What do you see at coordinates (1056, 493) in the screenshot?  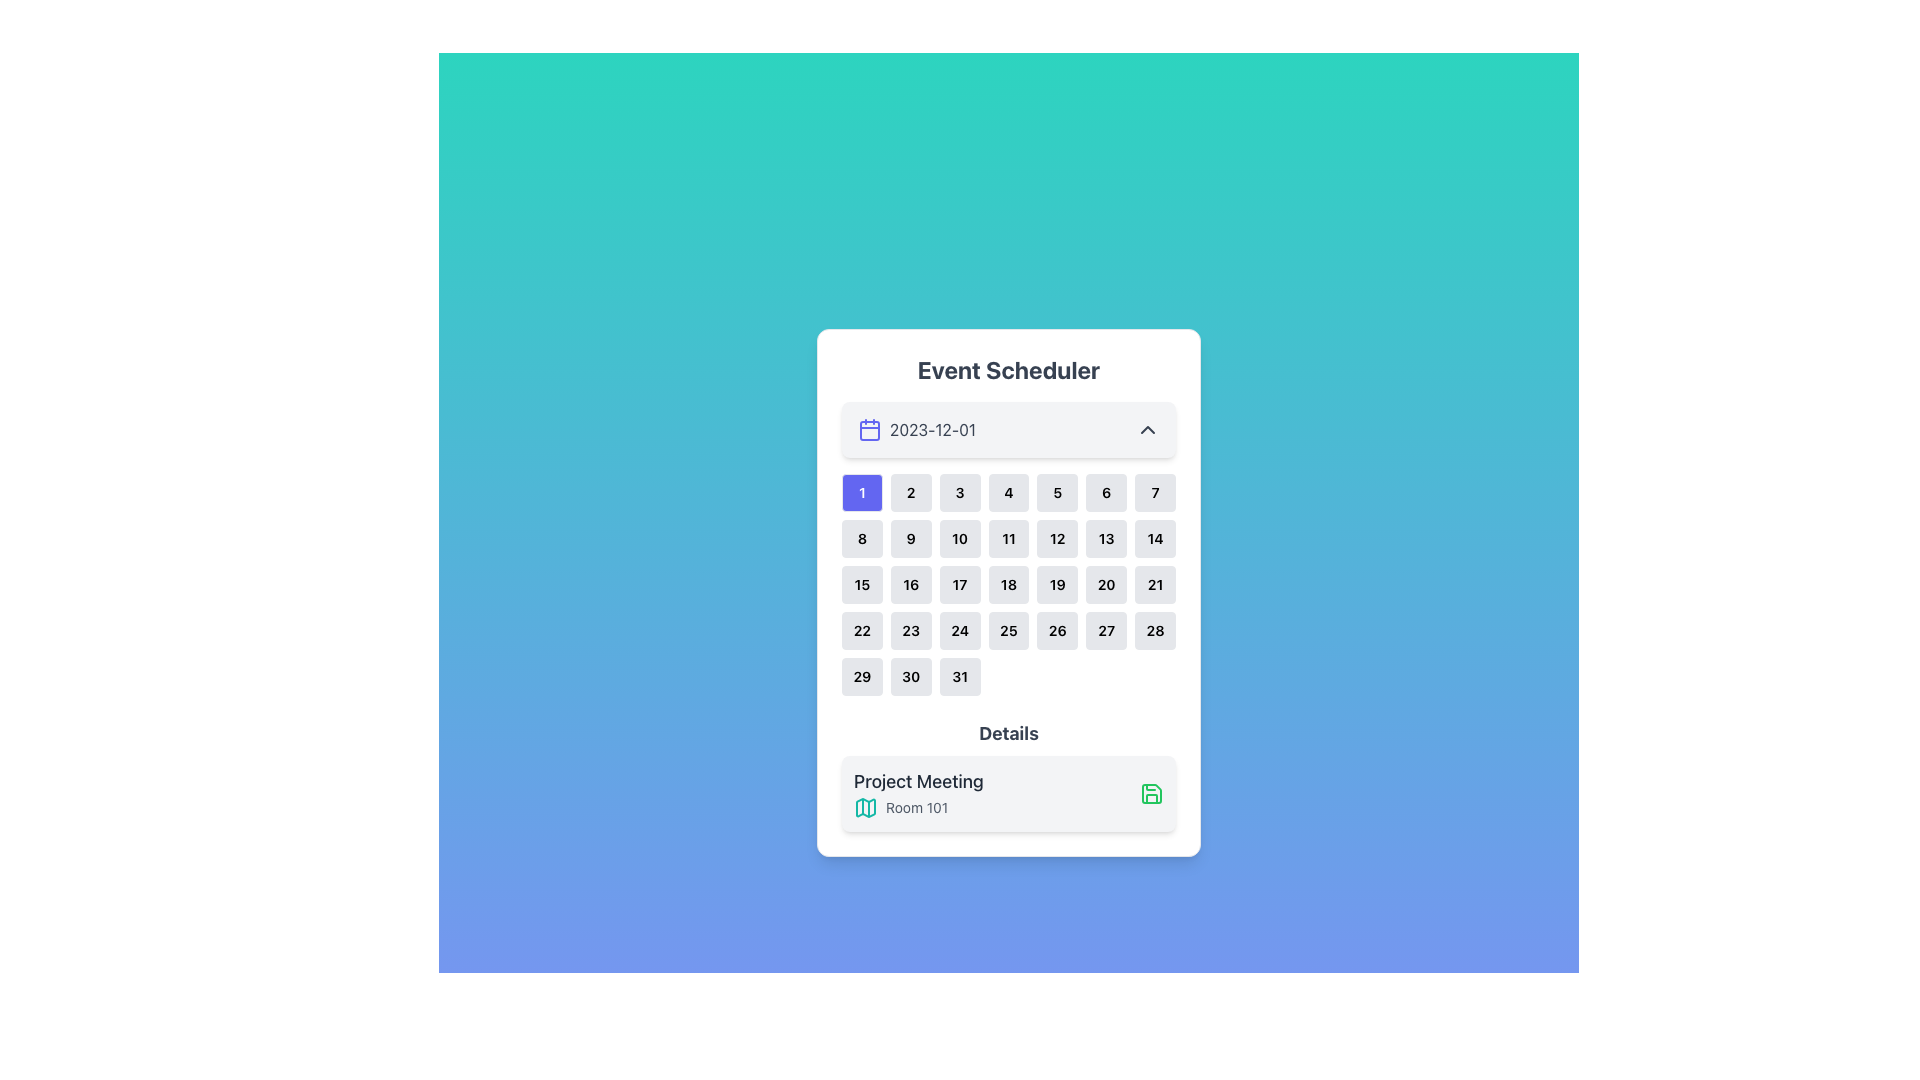 I see `the button representing the calendar date '5', which is located in the first row of a 7-column grid layout, fifth from the left` at bounding box center [1056, 493].